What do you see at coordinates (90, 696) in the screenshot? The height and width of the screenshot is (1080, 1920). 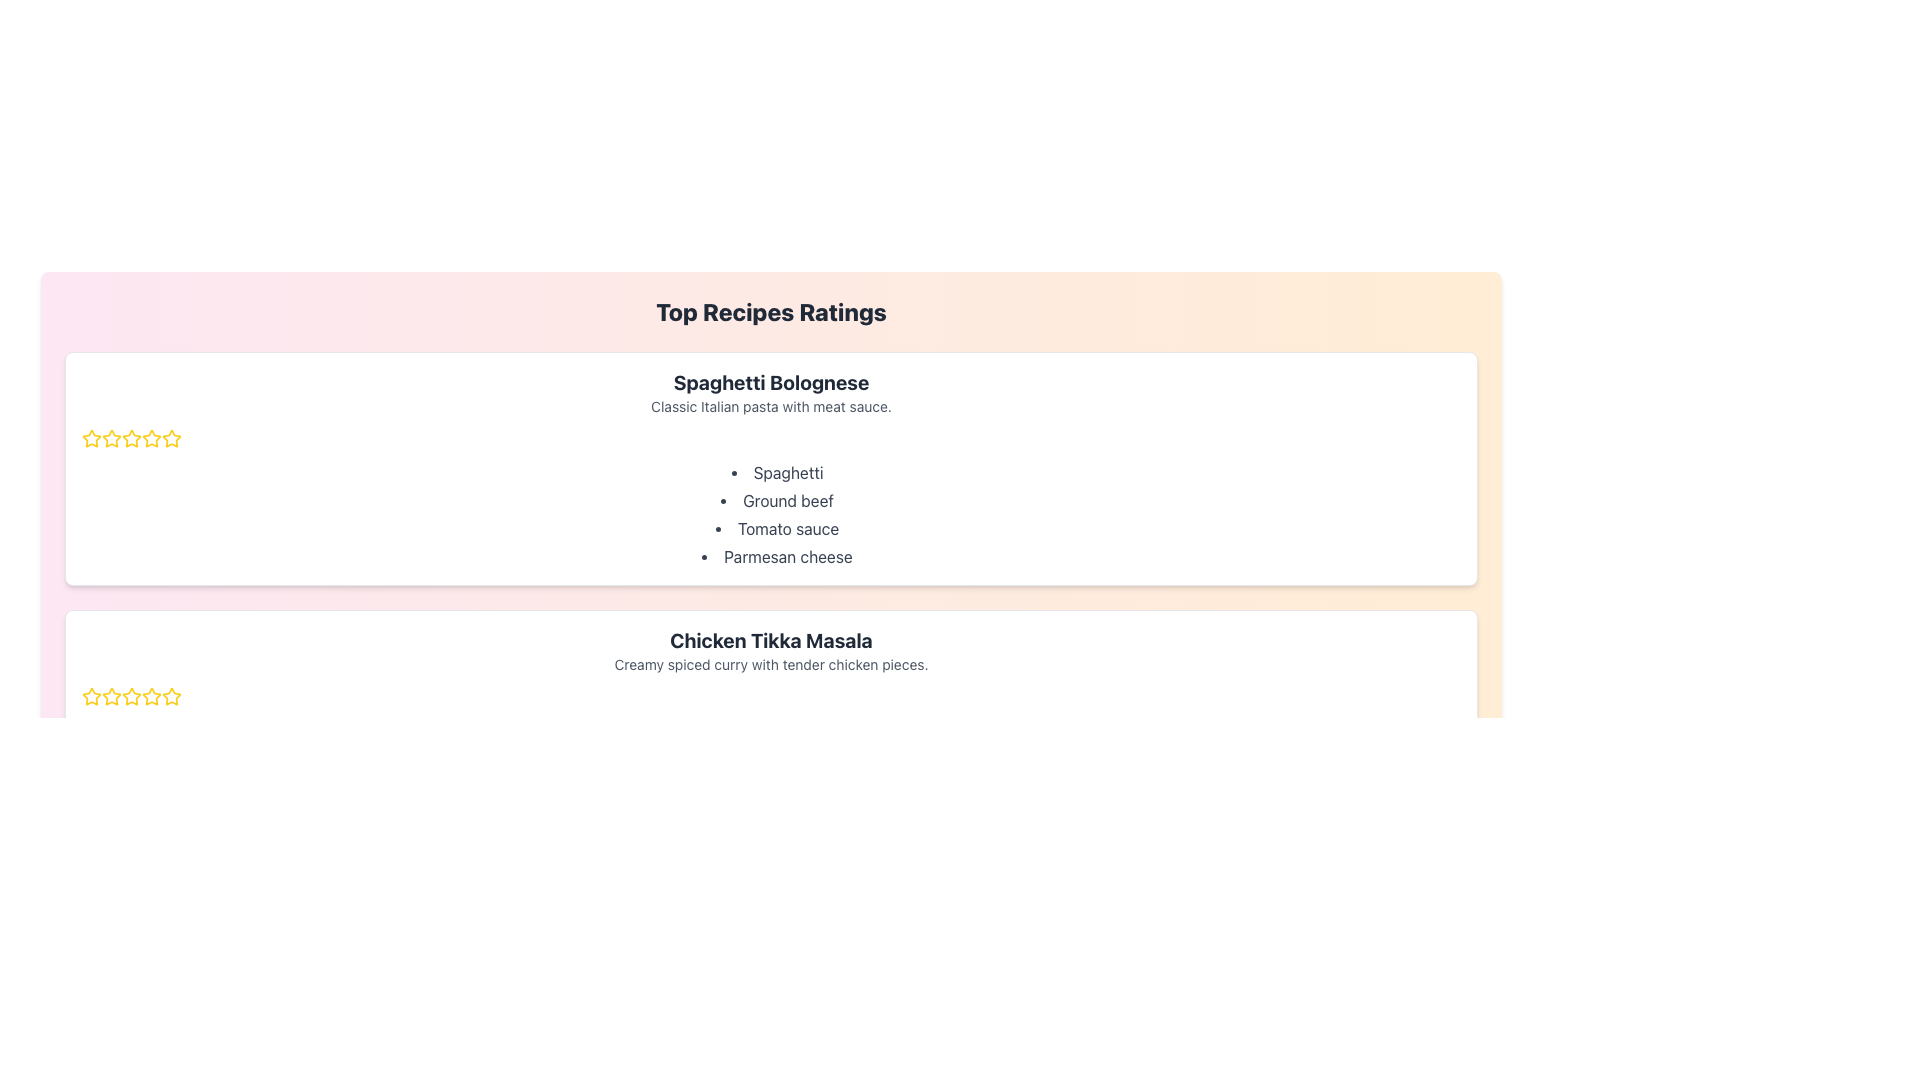 I see `the first star rating icon for 'Chicken Tikka Masala' to choose the initial level of rating` at bounding box center [90, 696].